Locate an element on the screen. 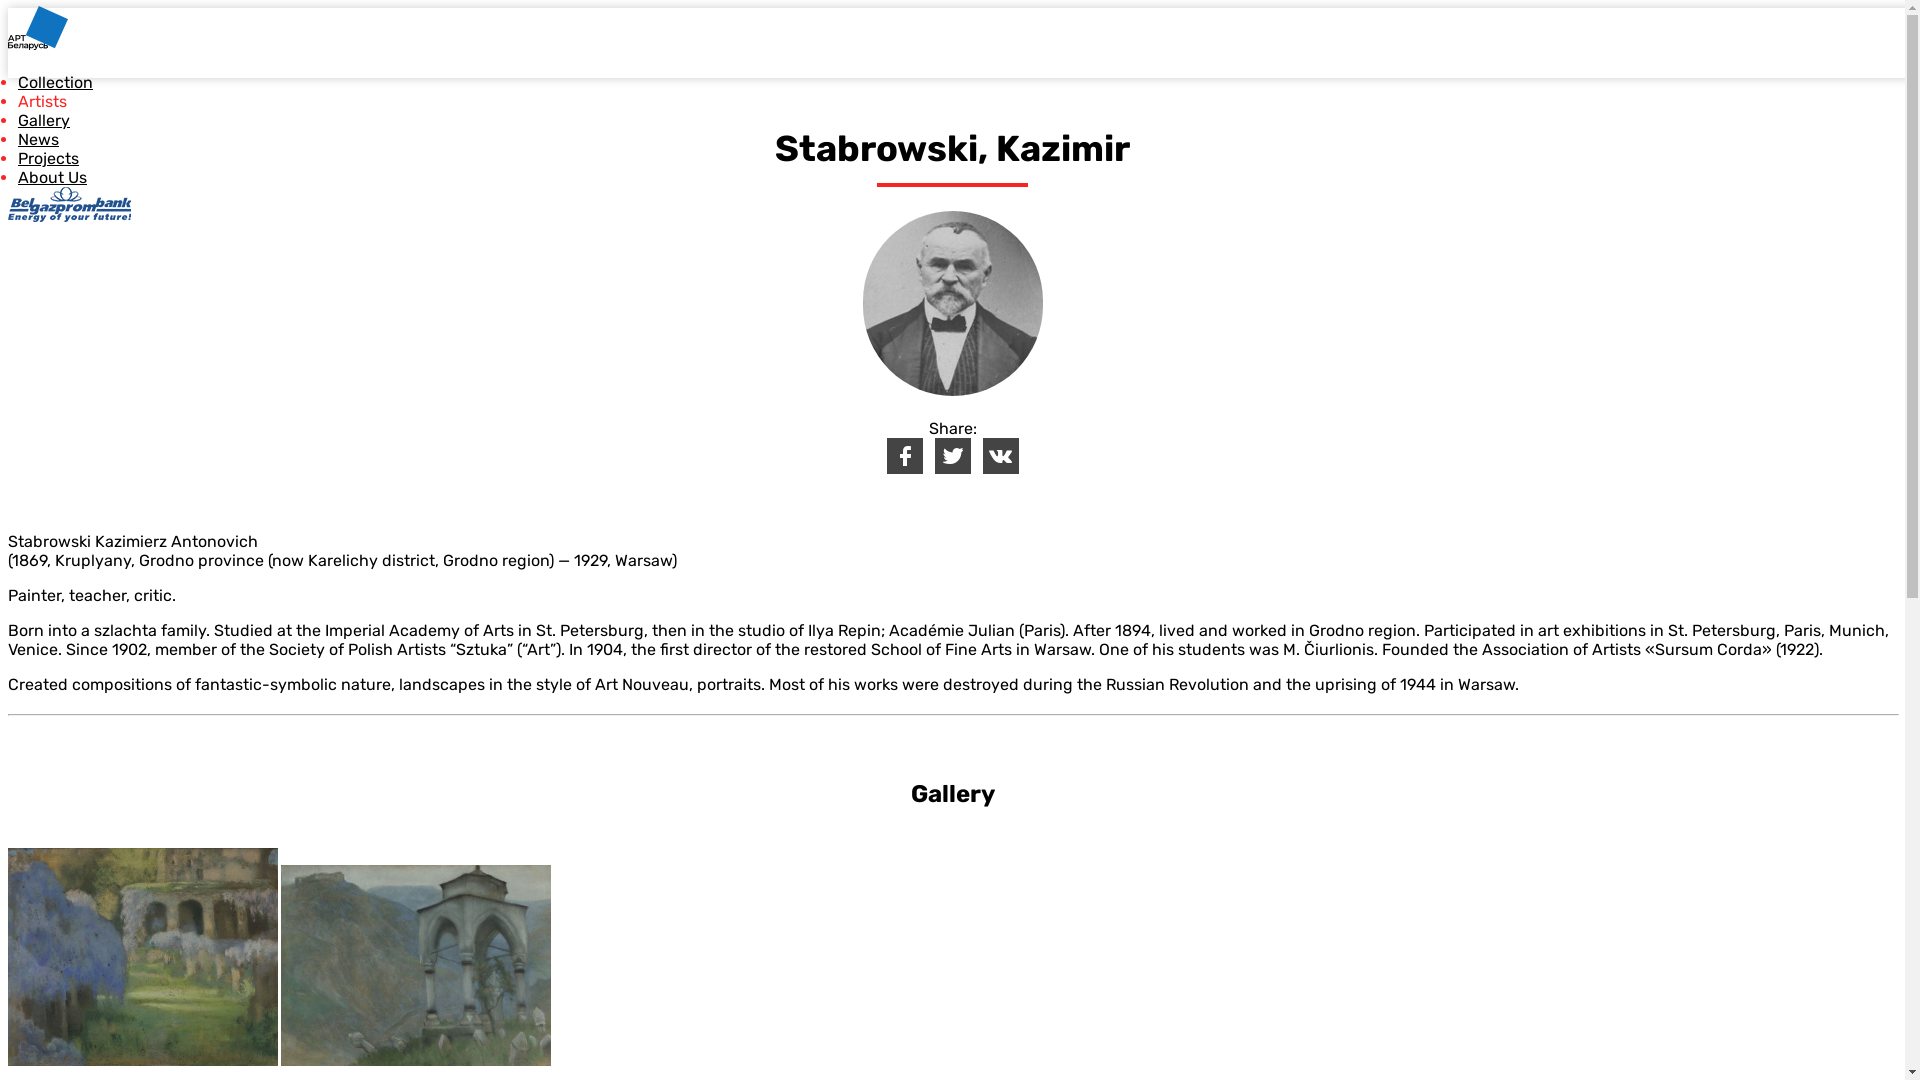  'Gallery' is located at coordinates (43, 120).